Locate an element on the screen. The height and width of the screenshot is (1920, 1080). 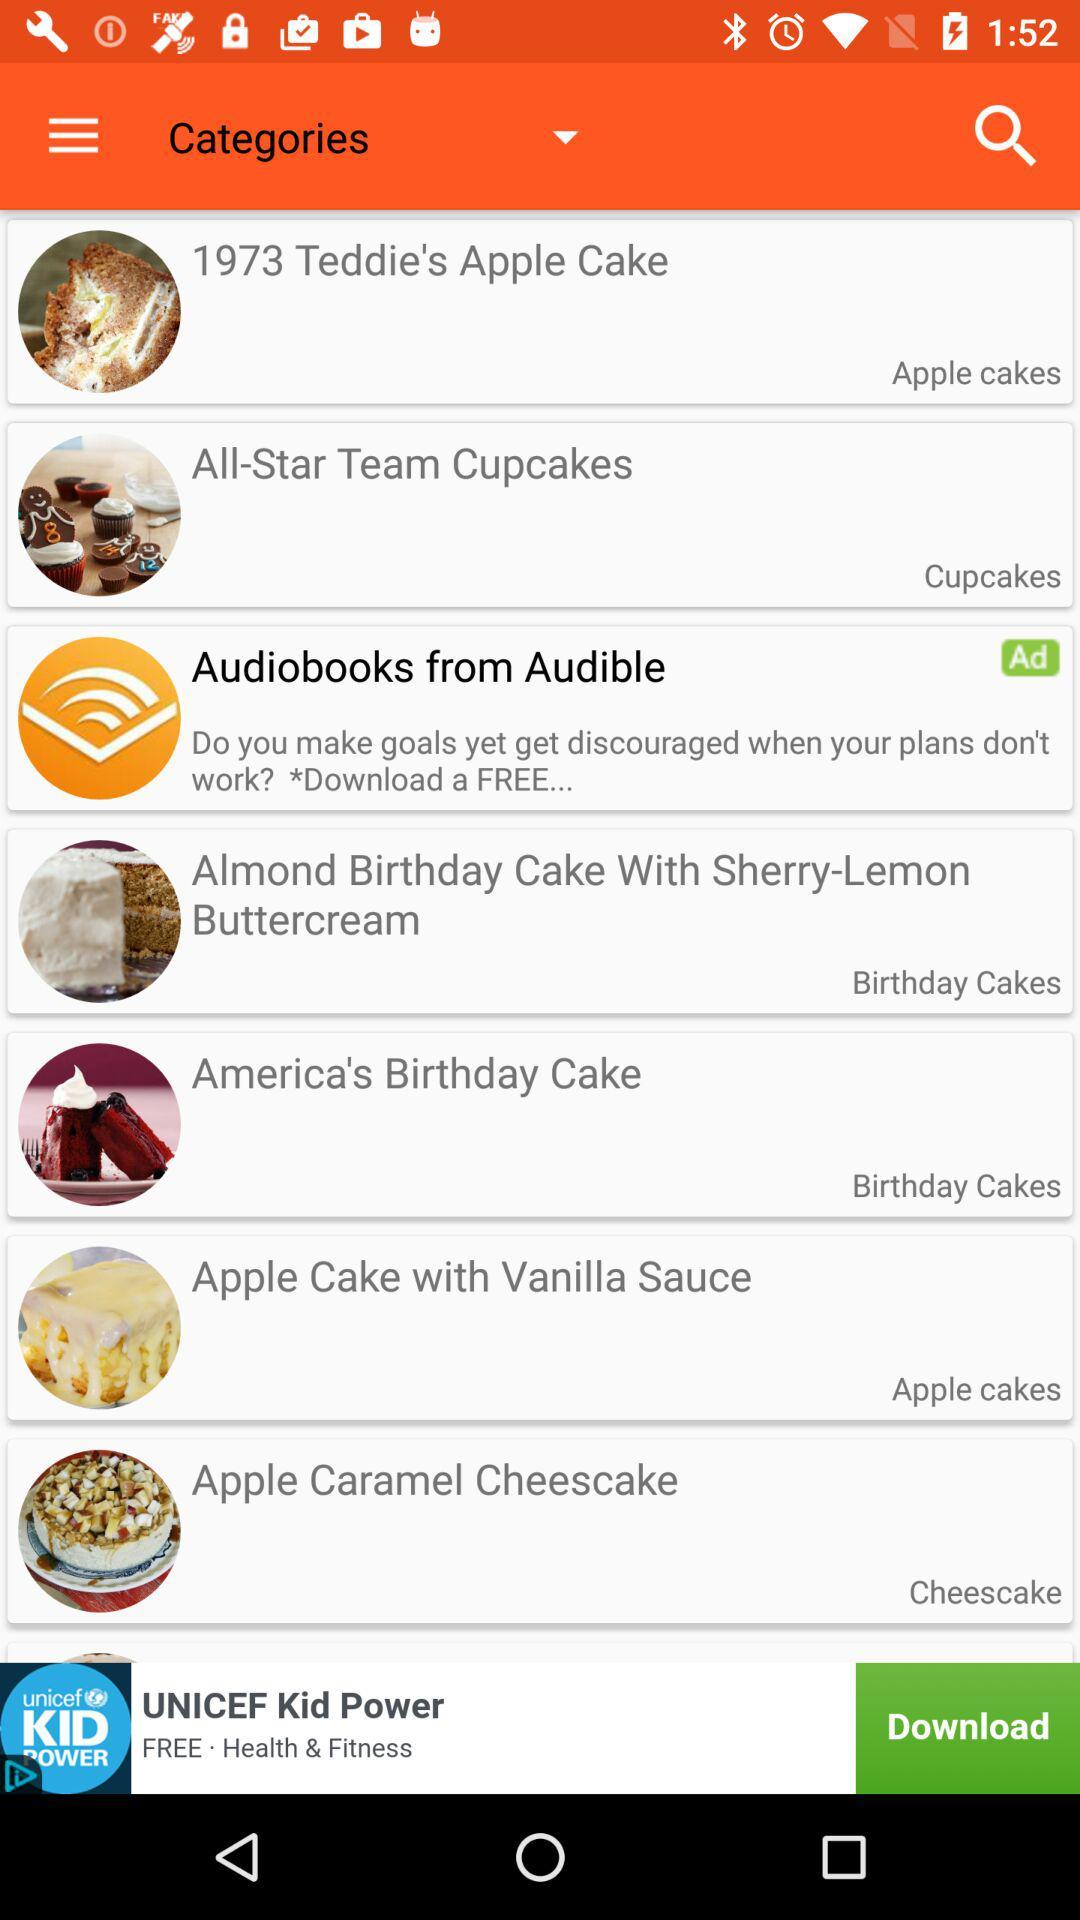
do you make item is located at coordinates (625, 758).